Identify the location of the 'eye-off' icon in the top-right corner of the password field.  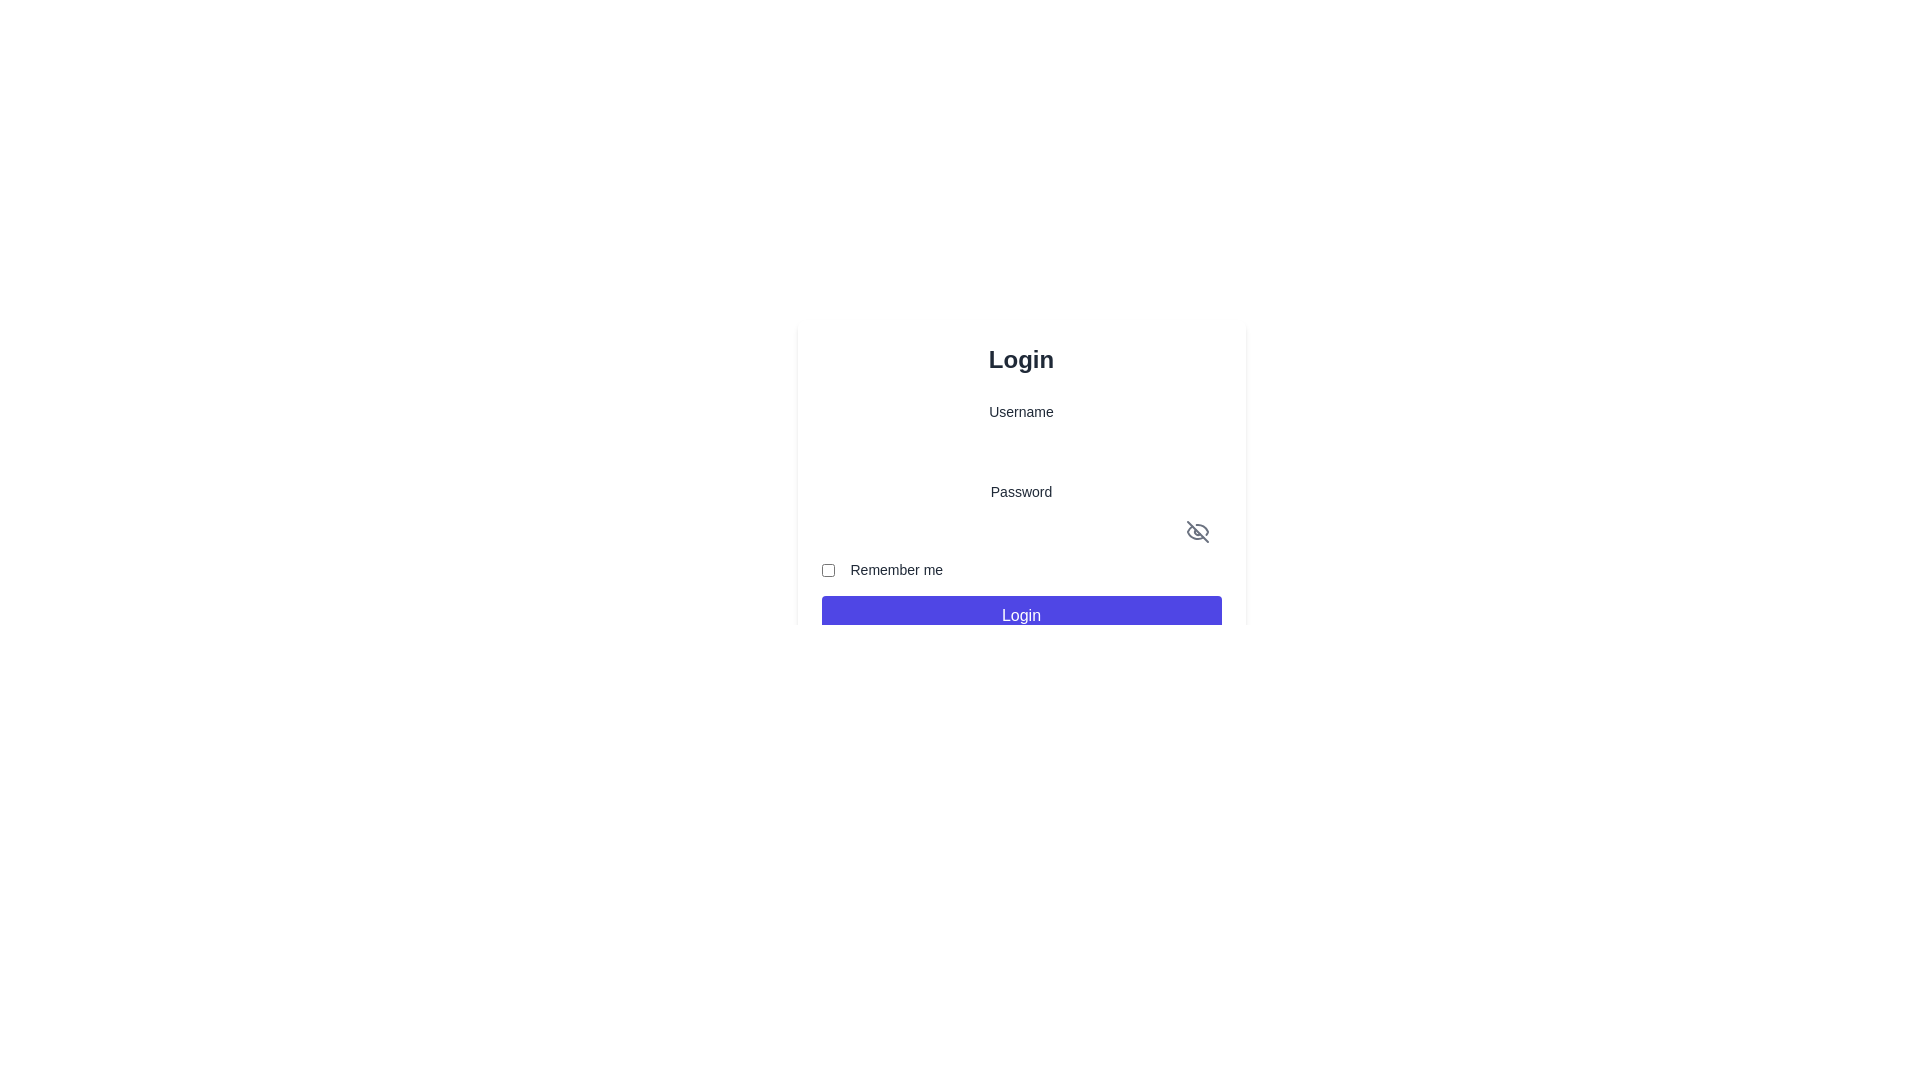
(1200, 528).